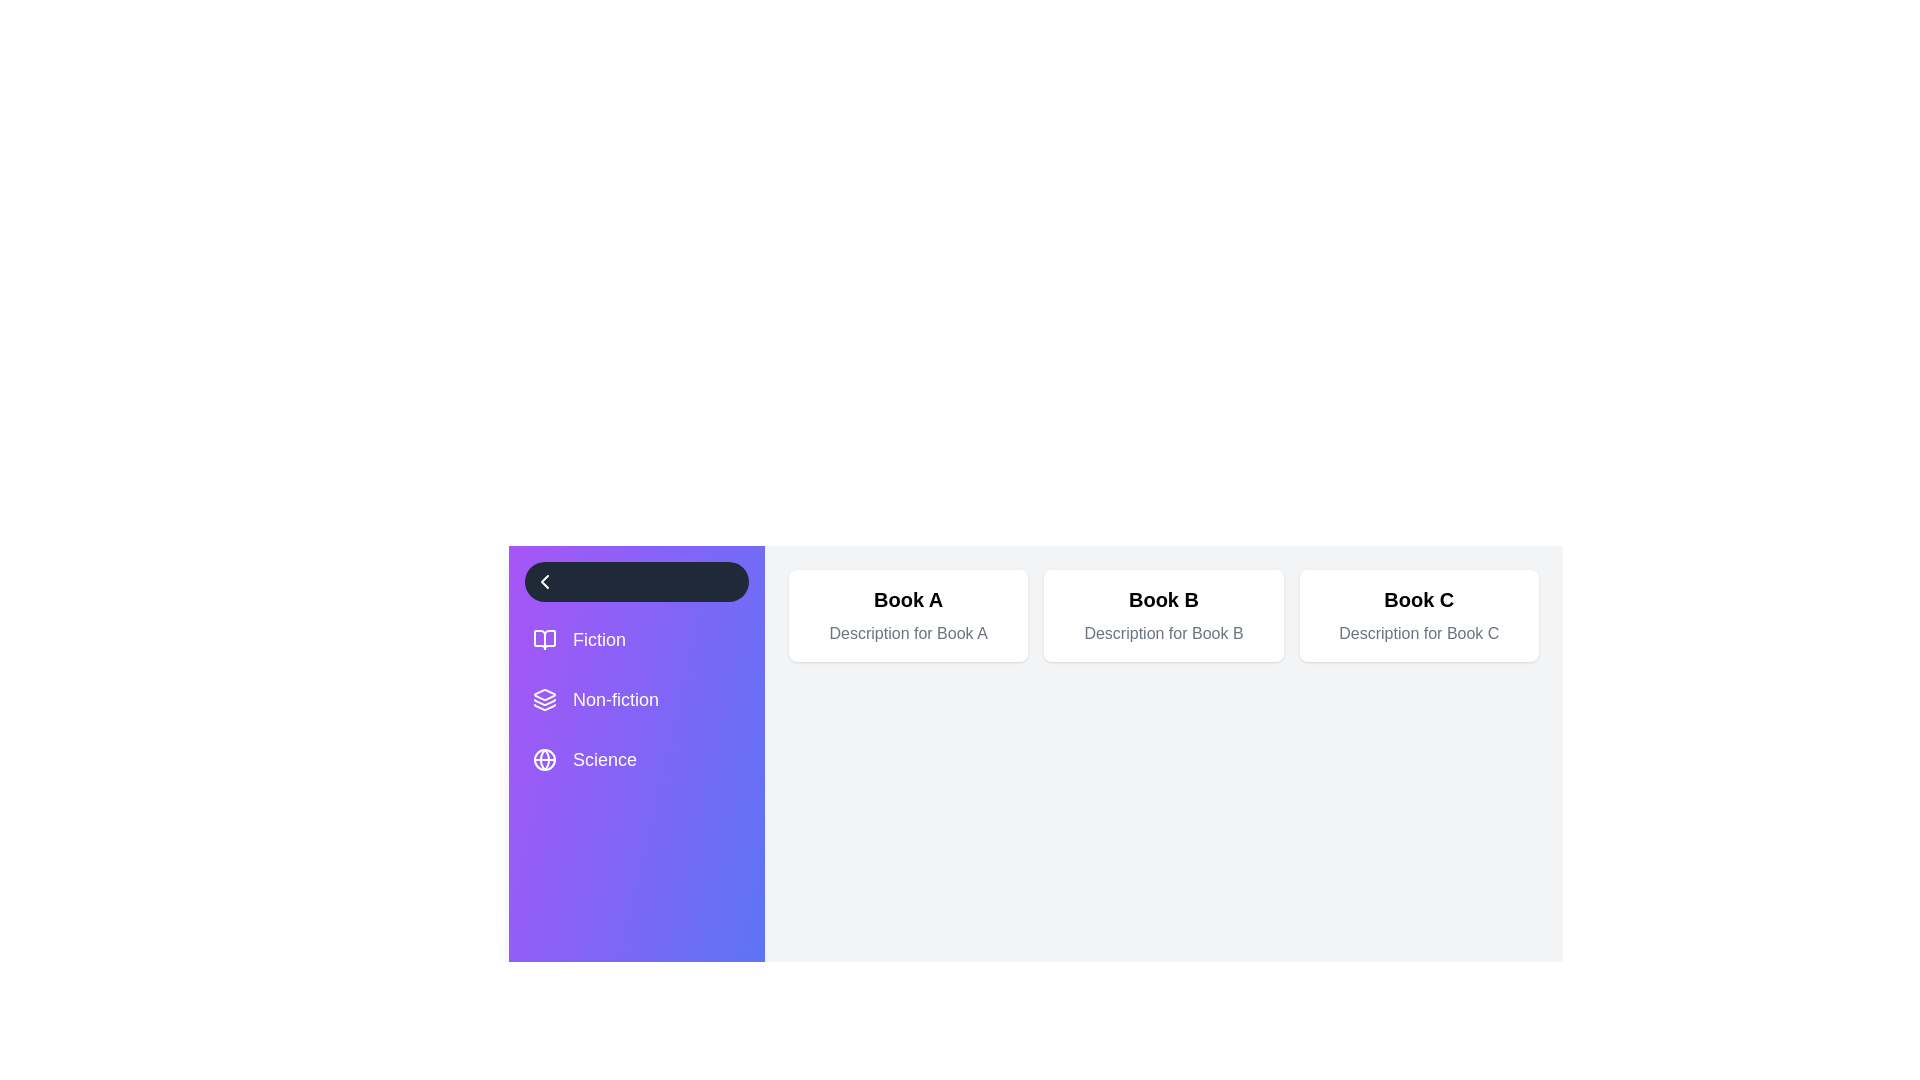 This screenshot has width=1920, height=1080. Describe the element at coordinates (636, 640) in the screenshot. I see `the category Fiction to select it` at that location.